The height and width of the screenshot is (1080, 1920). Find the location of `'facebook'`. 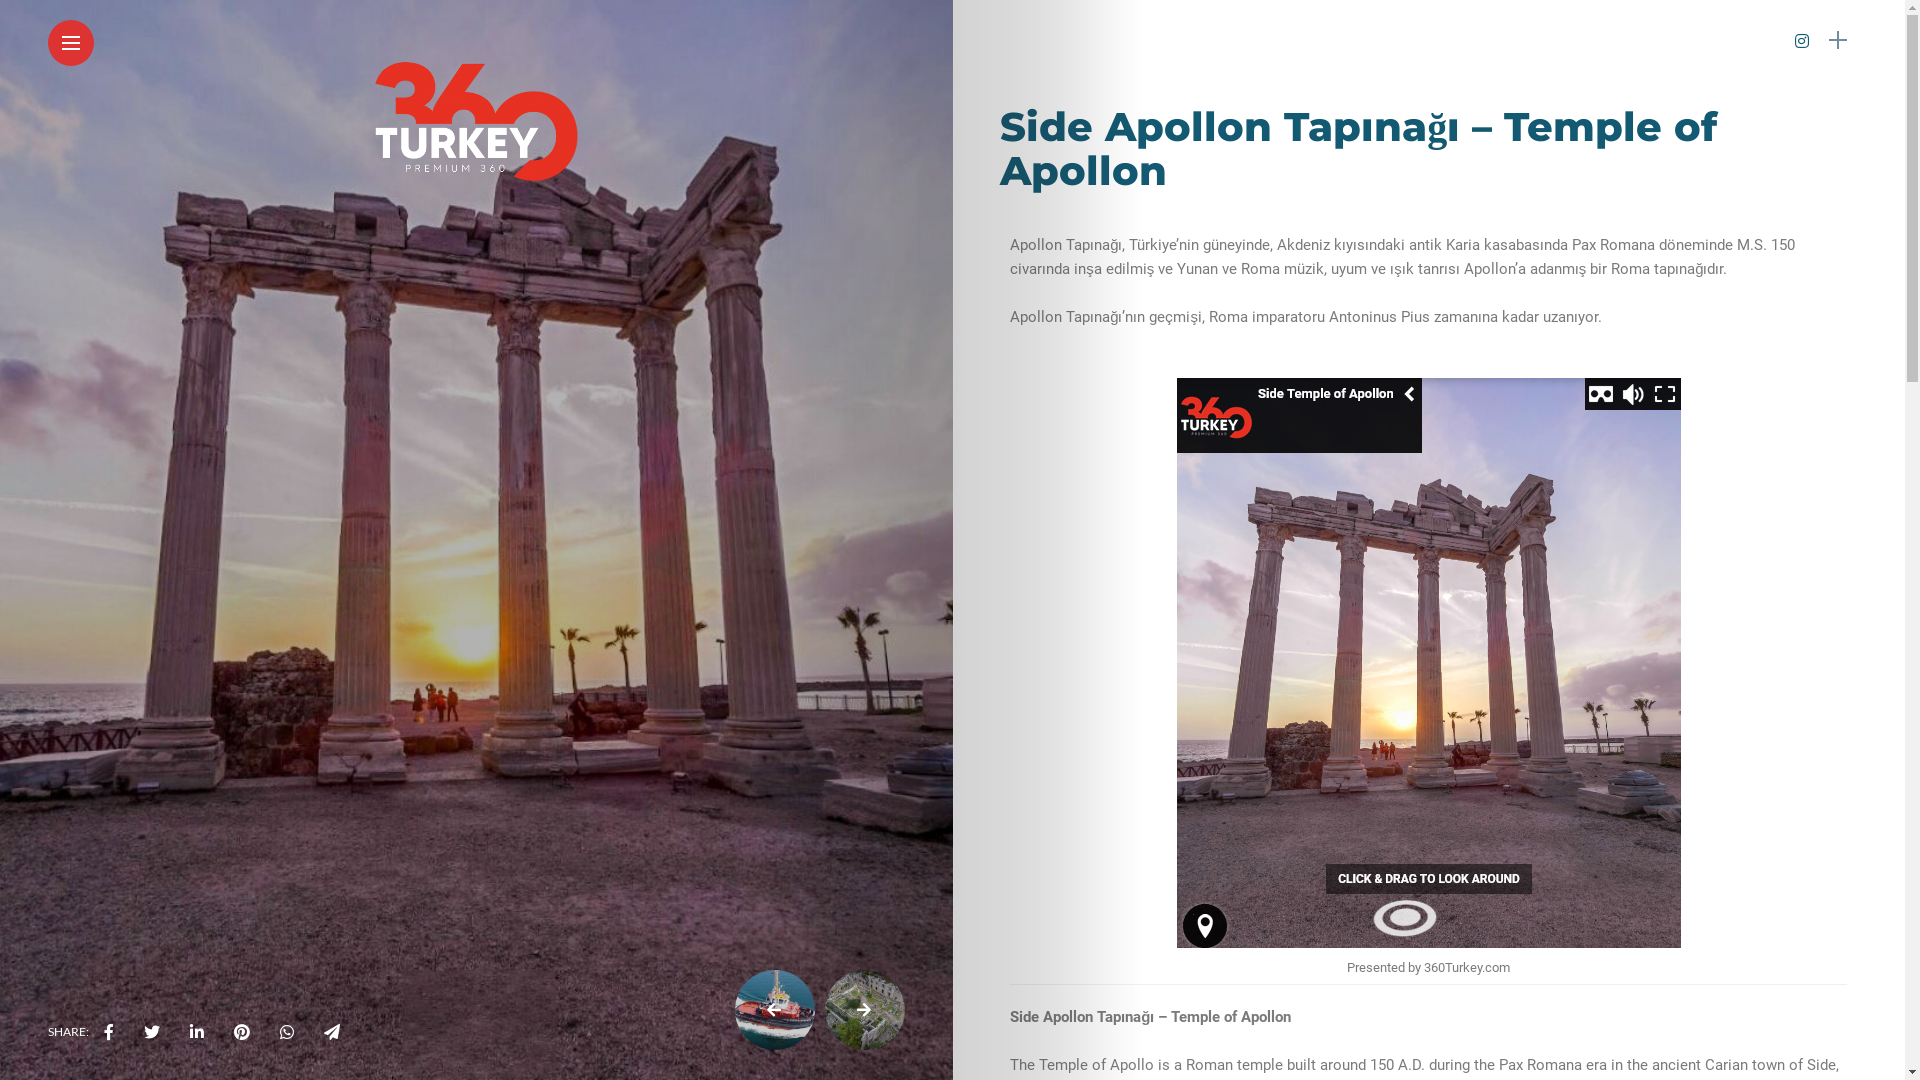

'facebook' is located at coordinates (108, 1032).